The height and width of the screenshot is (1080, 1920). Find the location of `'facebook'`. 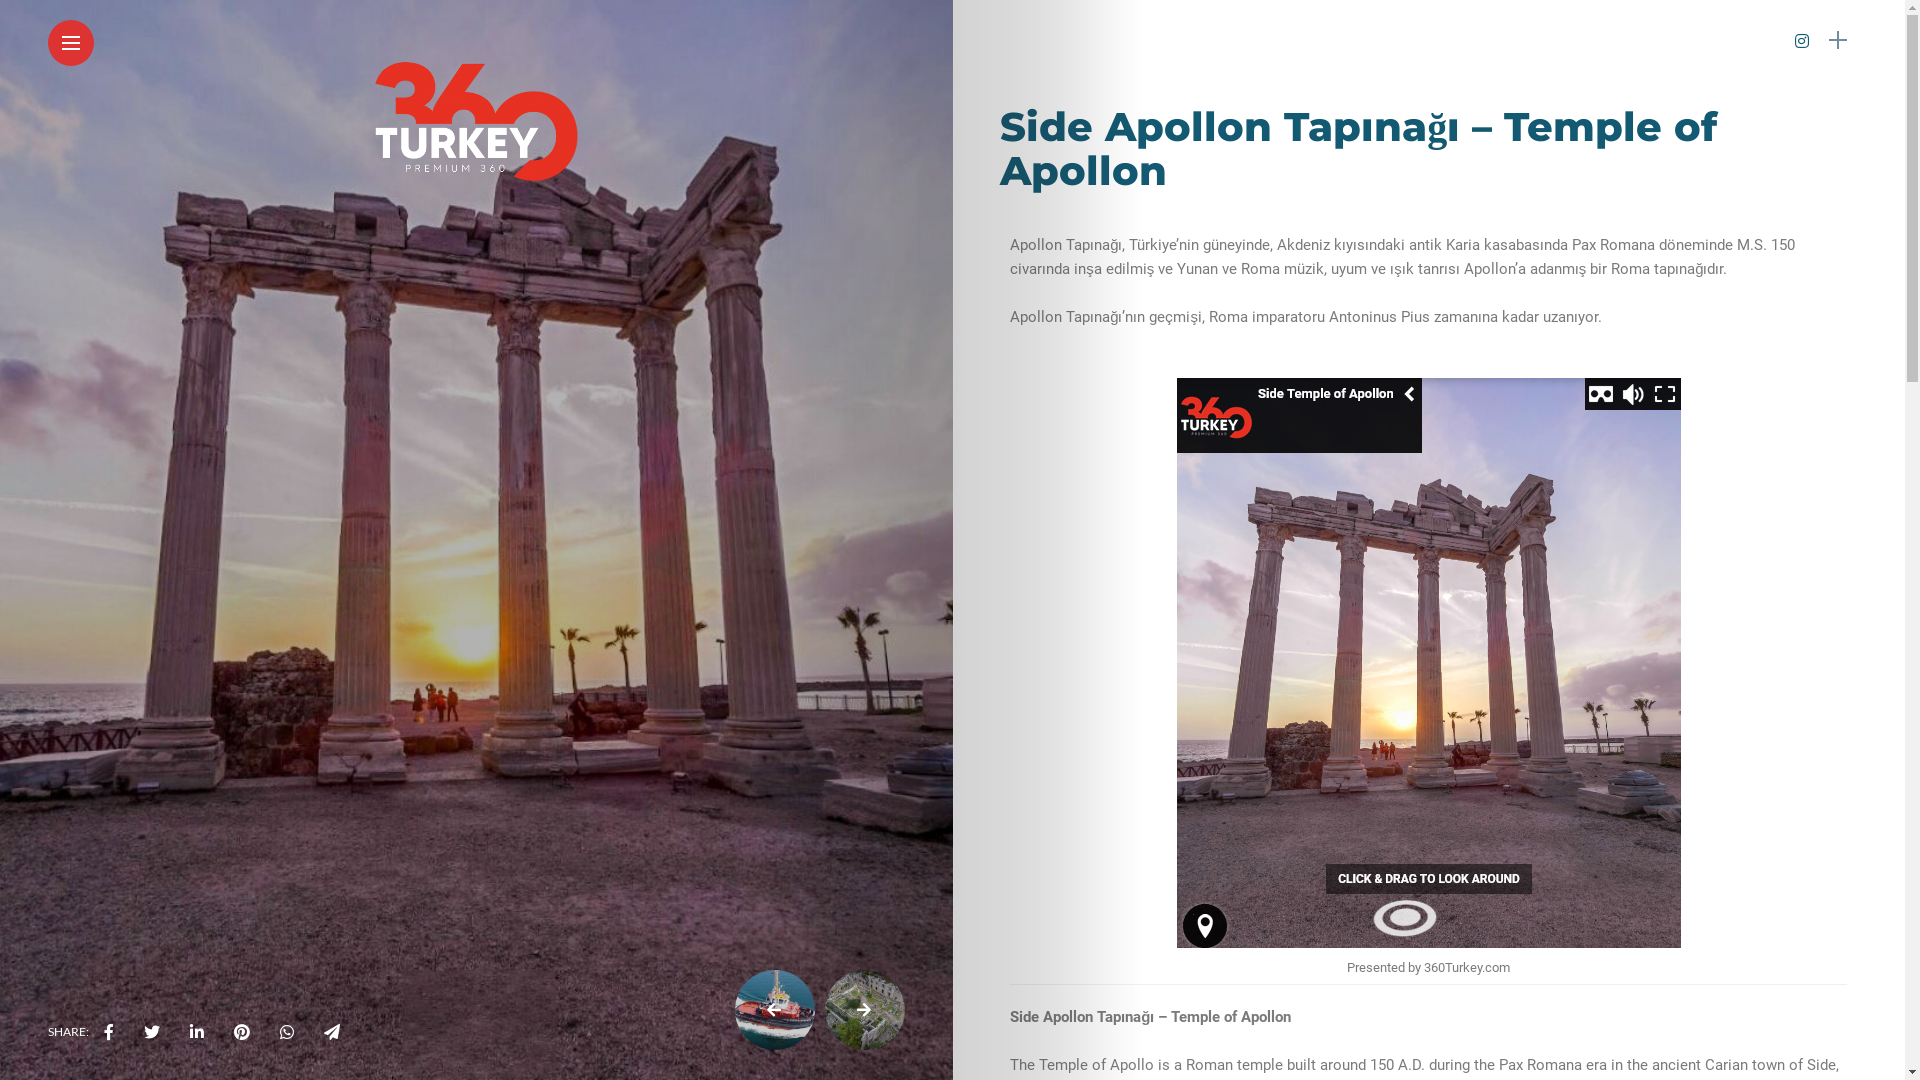

'facebook' is located at coordinates (108, 1032).